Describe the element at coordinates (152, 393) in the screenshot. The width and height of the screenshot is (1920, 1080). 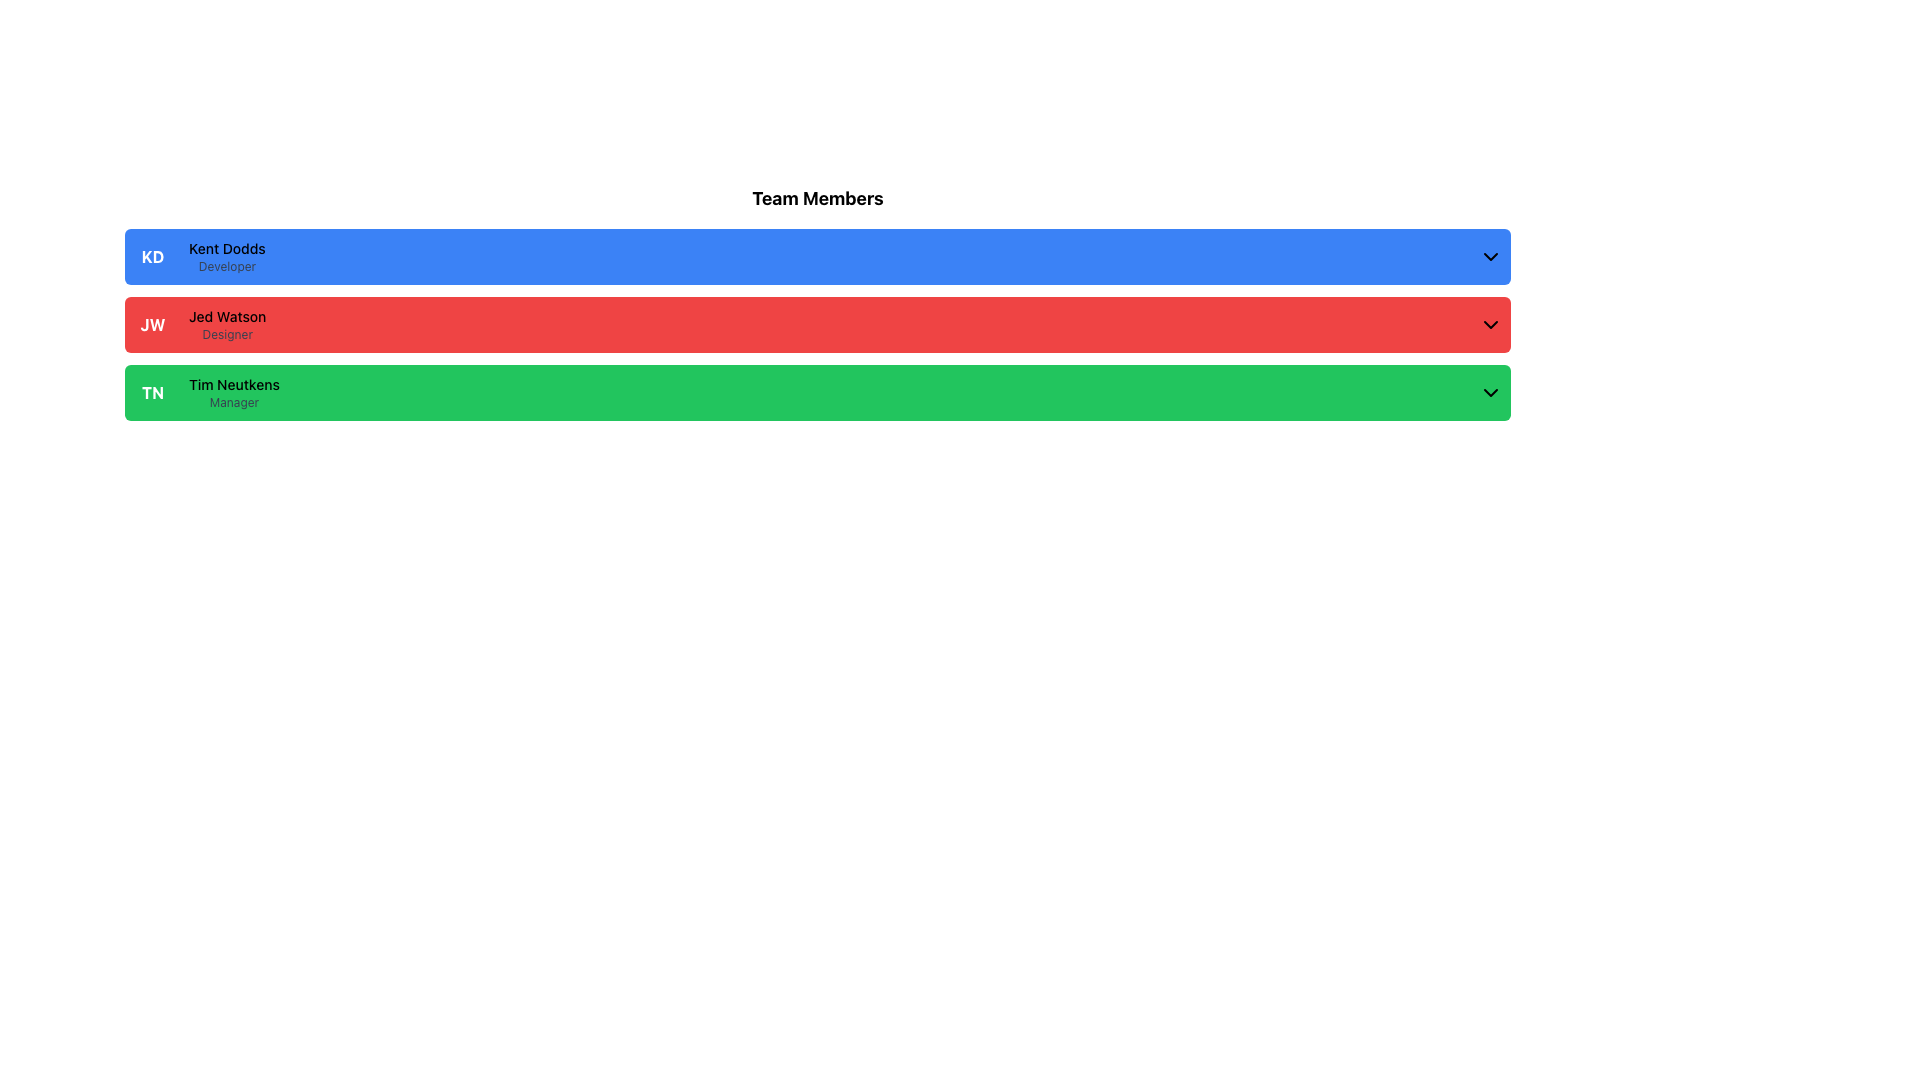
I see `the Avatar element with a green background and 'TN' text, located at the start of the green bar labeled 'Tim Neutkens Manager'` at that location.